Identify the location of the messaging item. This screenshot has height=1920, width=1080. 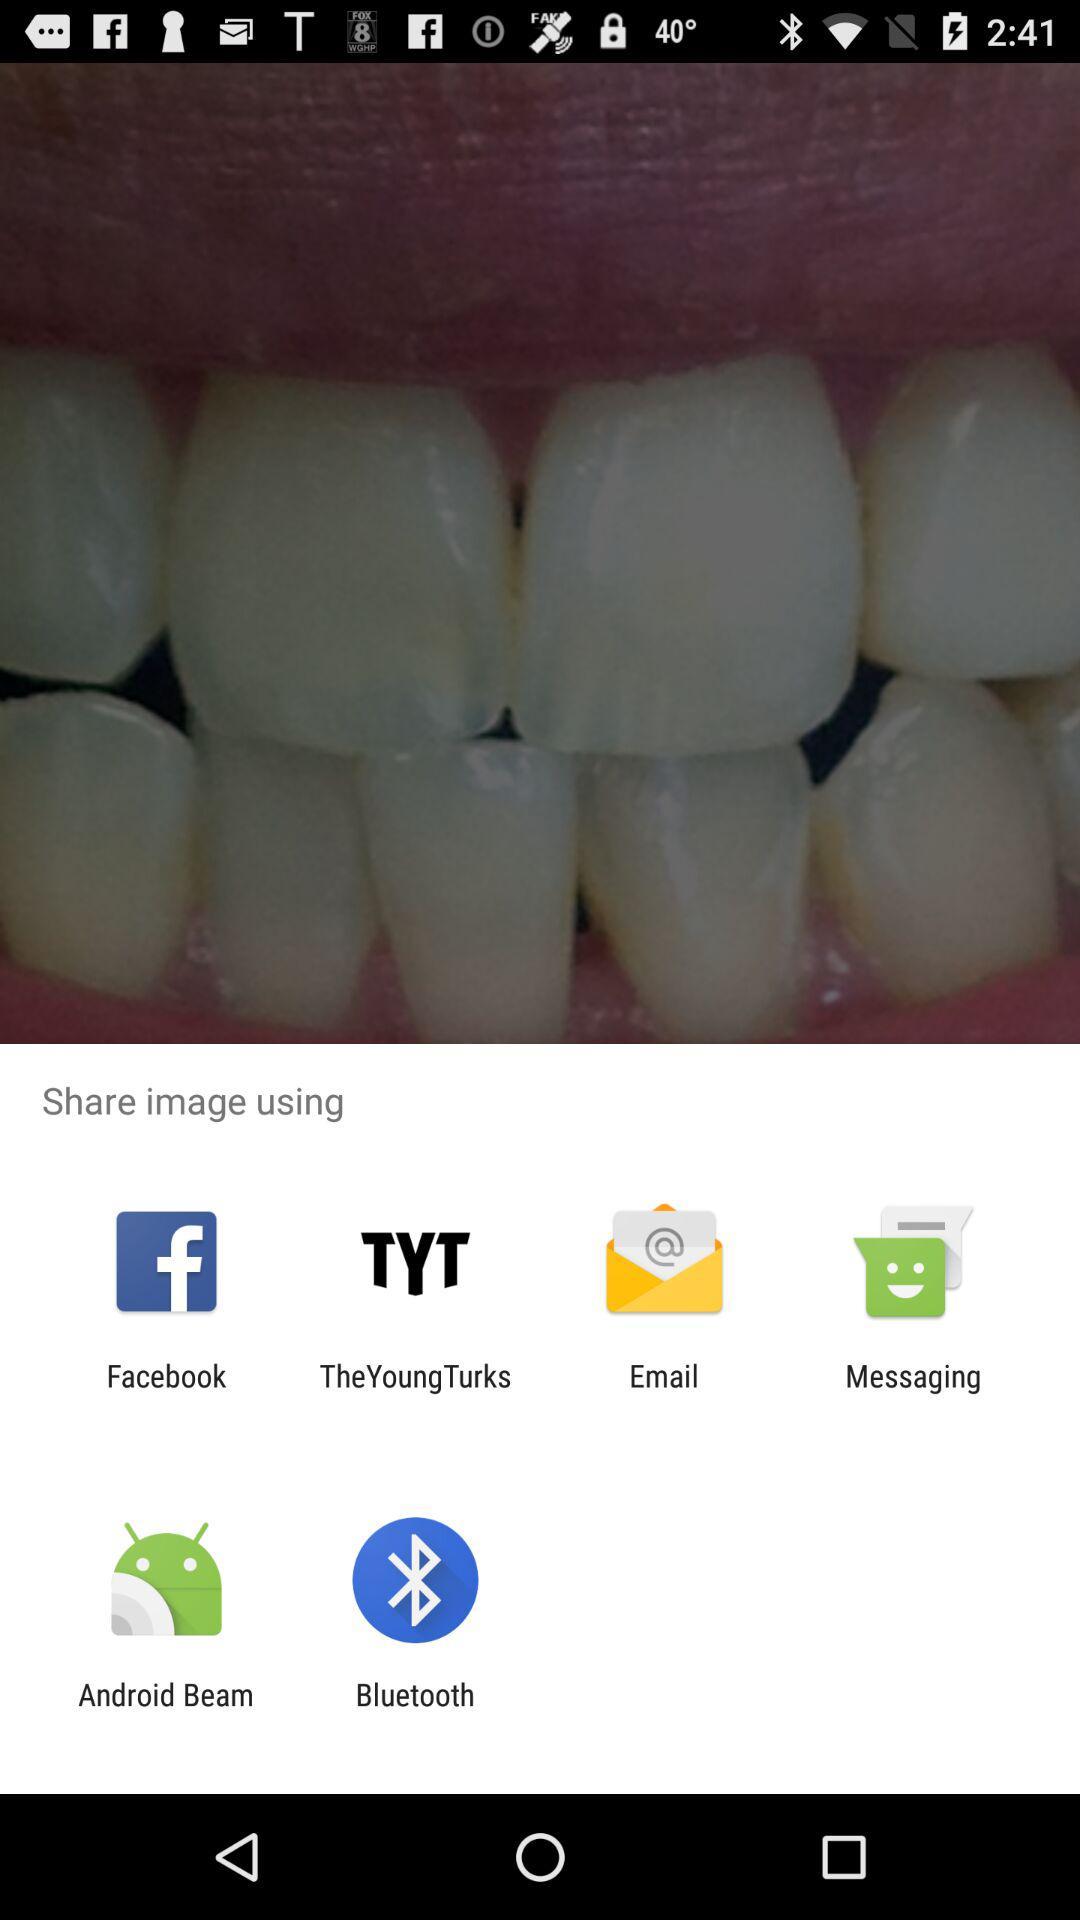
(913, 1392).